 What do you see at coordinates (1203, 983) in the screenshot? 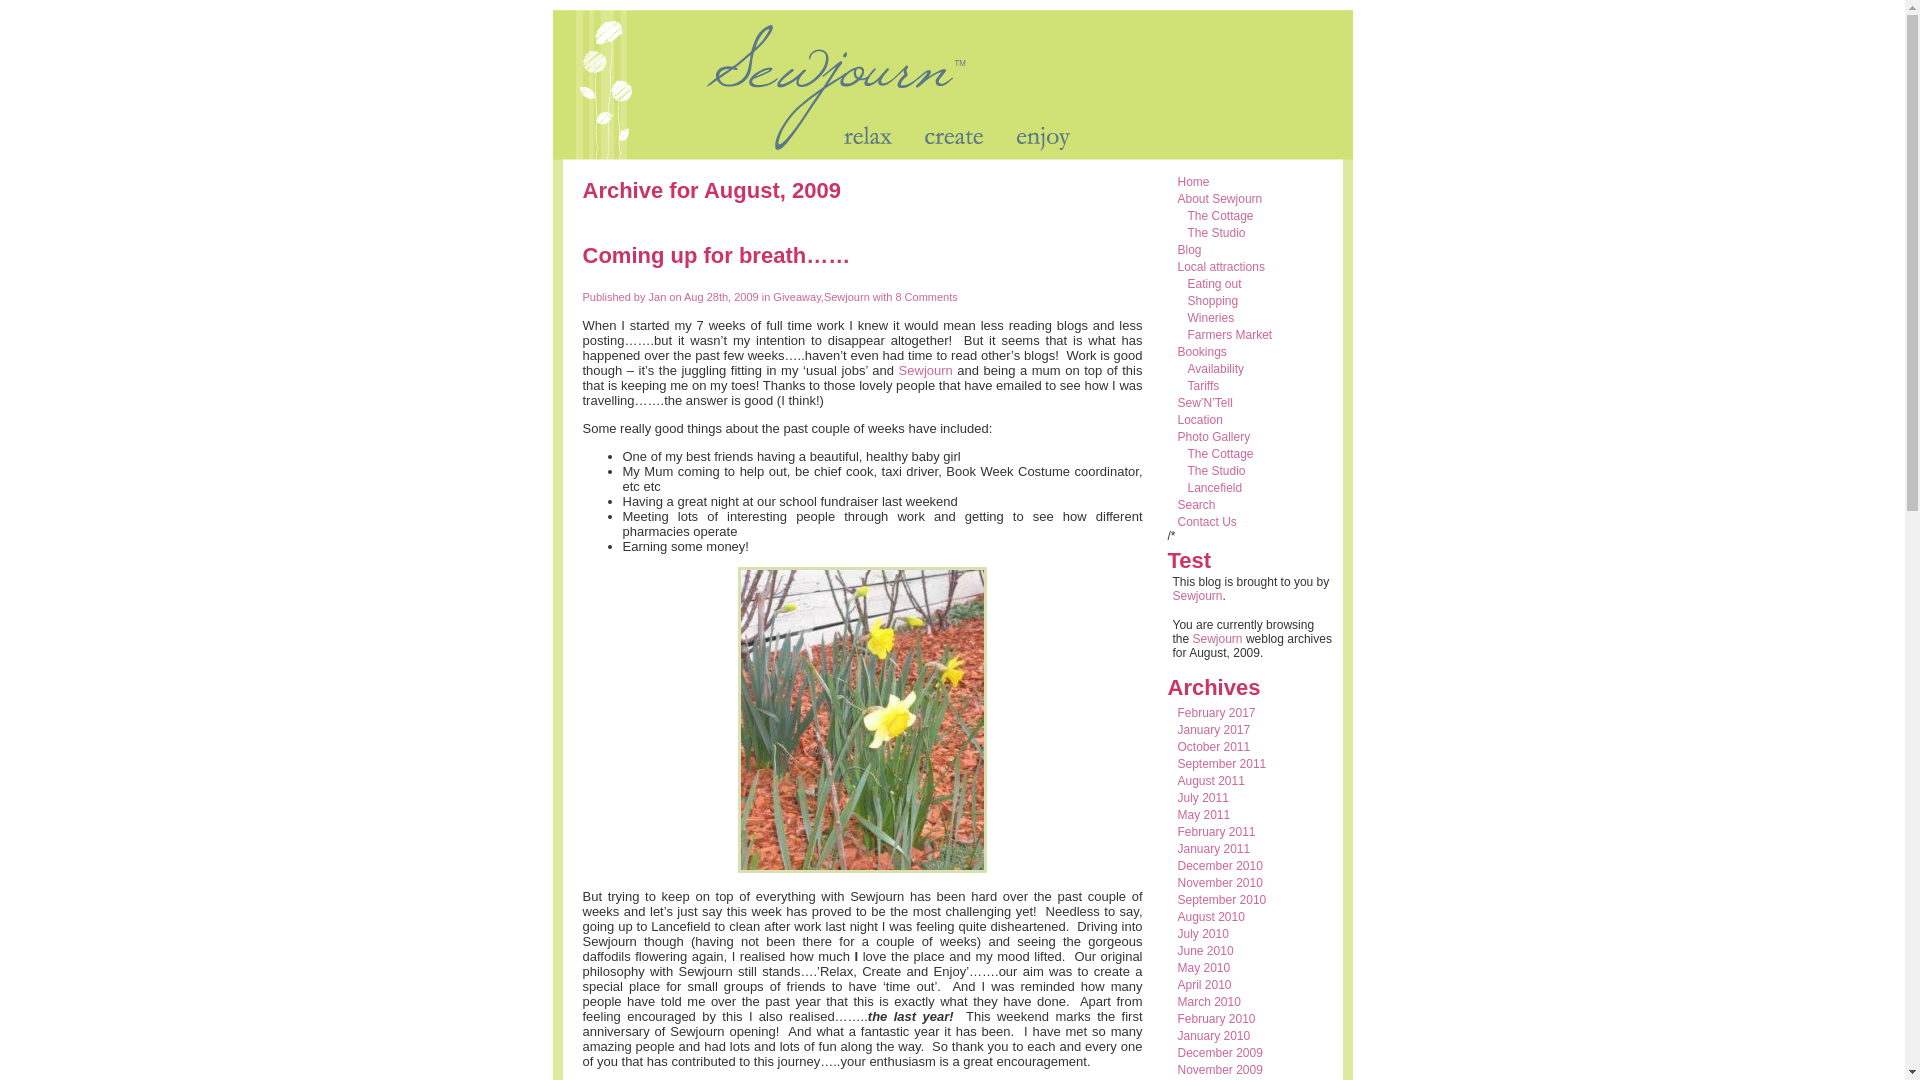
I see `'April 2010'` at bounding box center [1203, 983].